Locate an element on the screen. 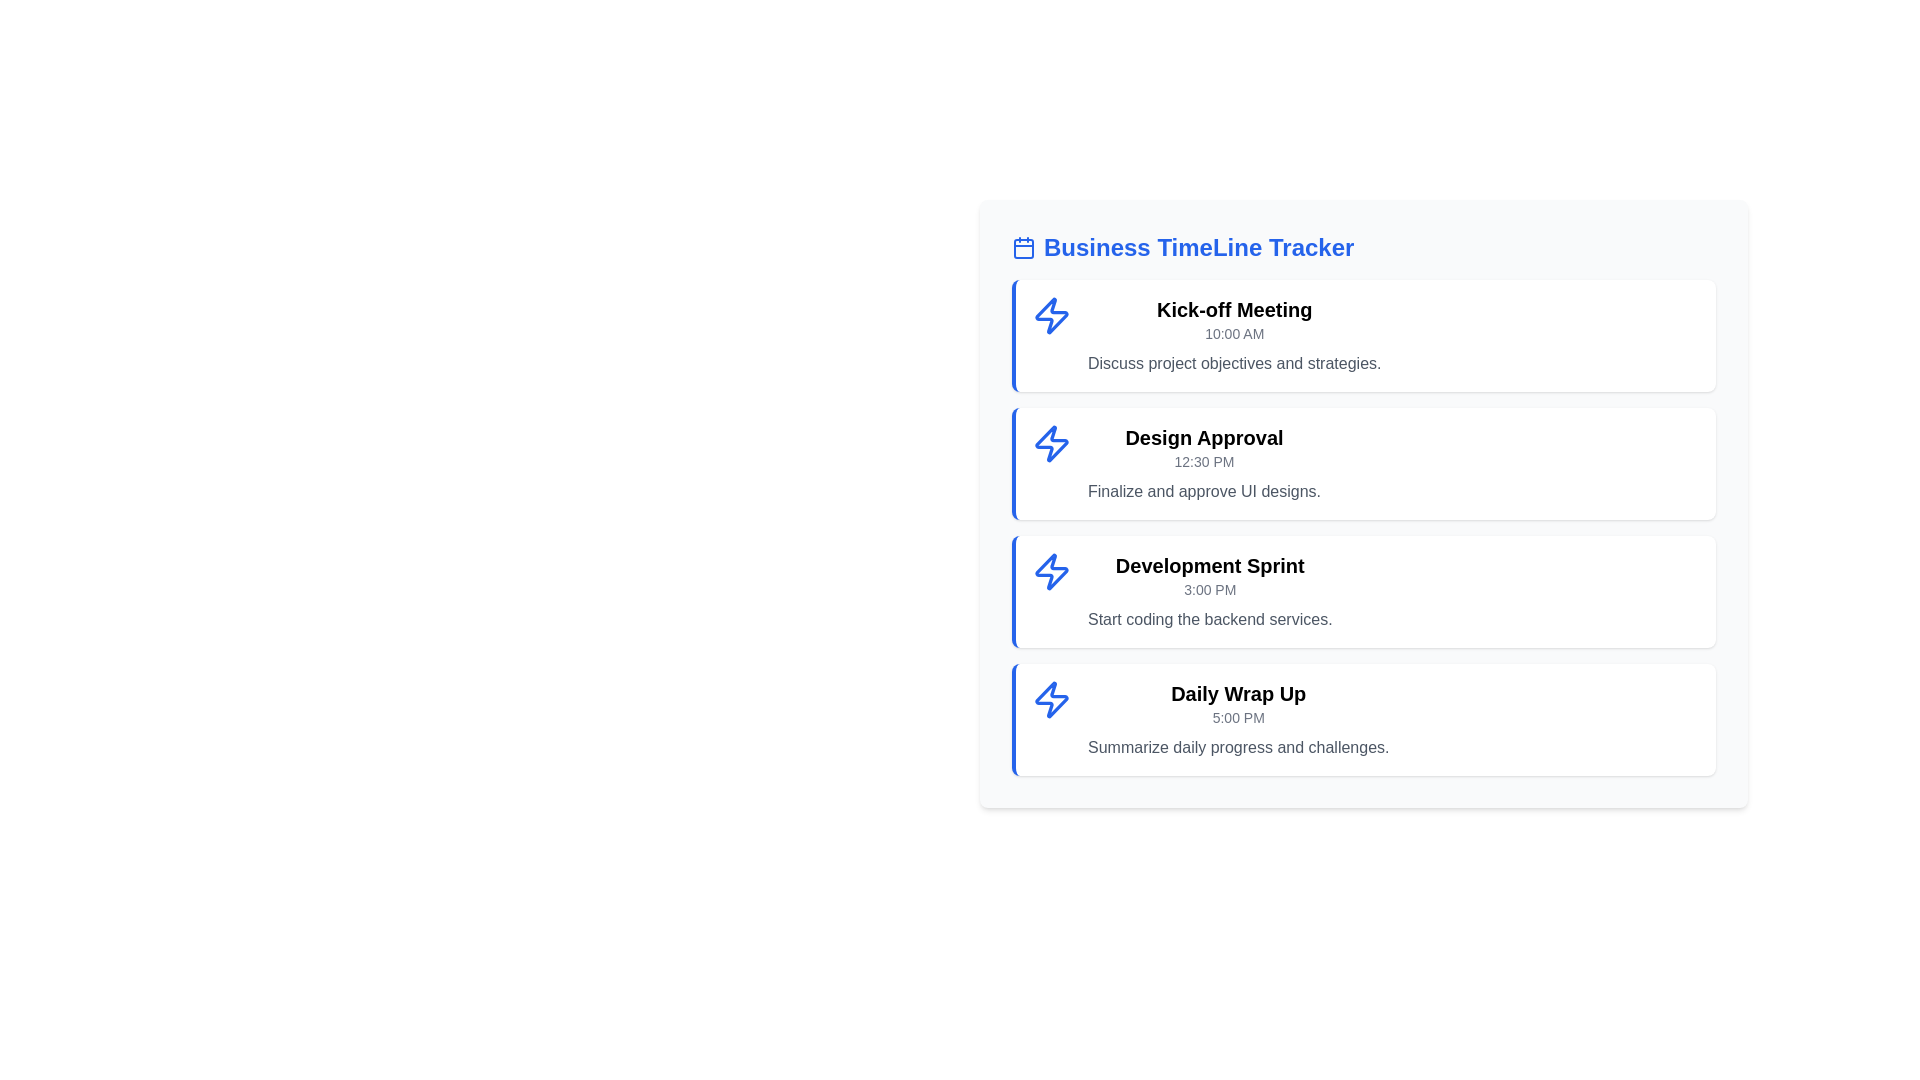  the text label that serves as the title for the meeting event, which is positioned above '10:00 AM' and the description 'Discuss project objectives and strategies' is located at coordinates (1233, 309).